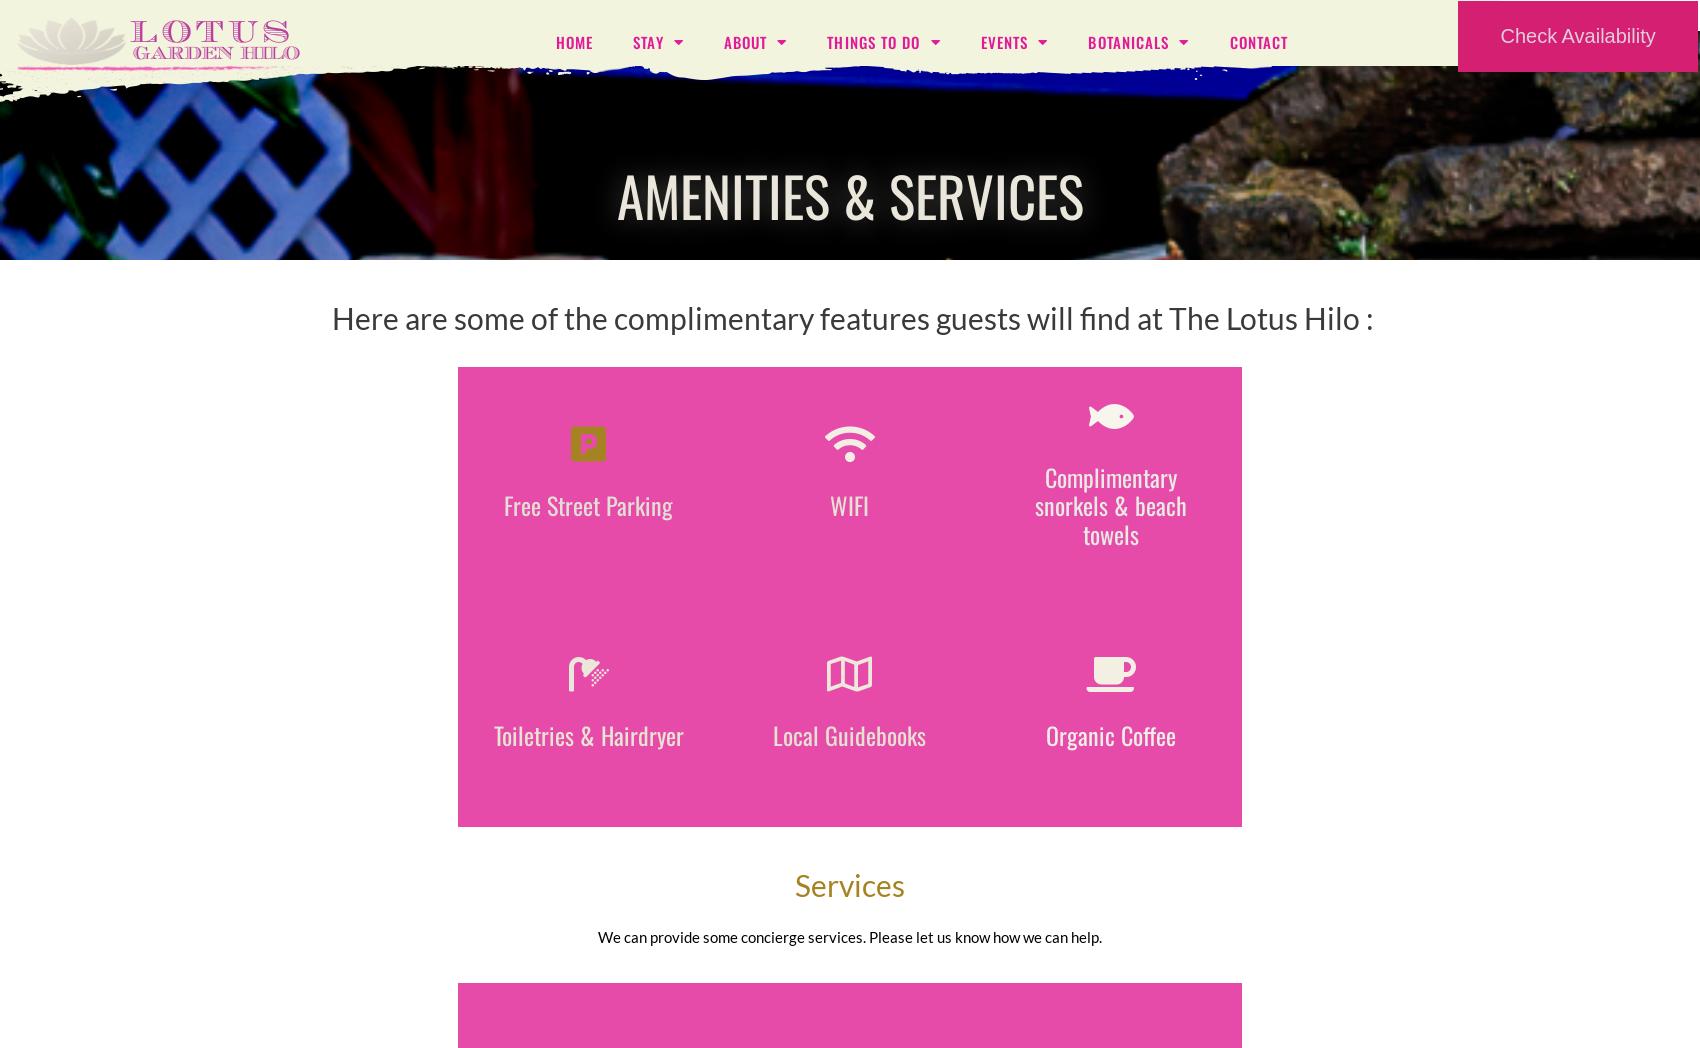 The image size is (1700, 1048). I want to click on 'Amenities & Services', so click(848, 194).